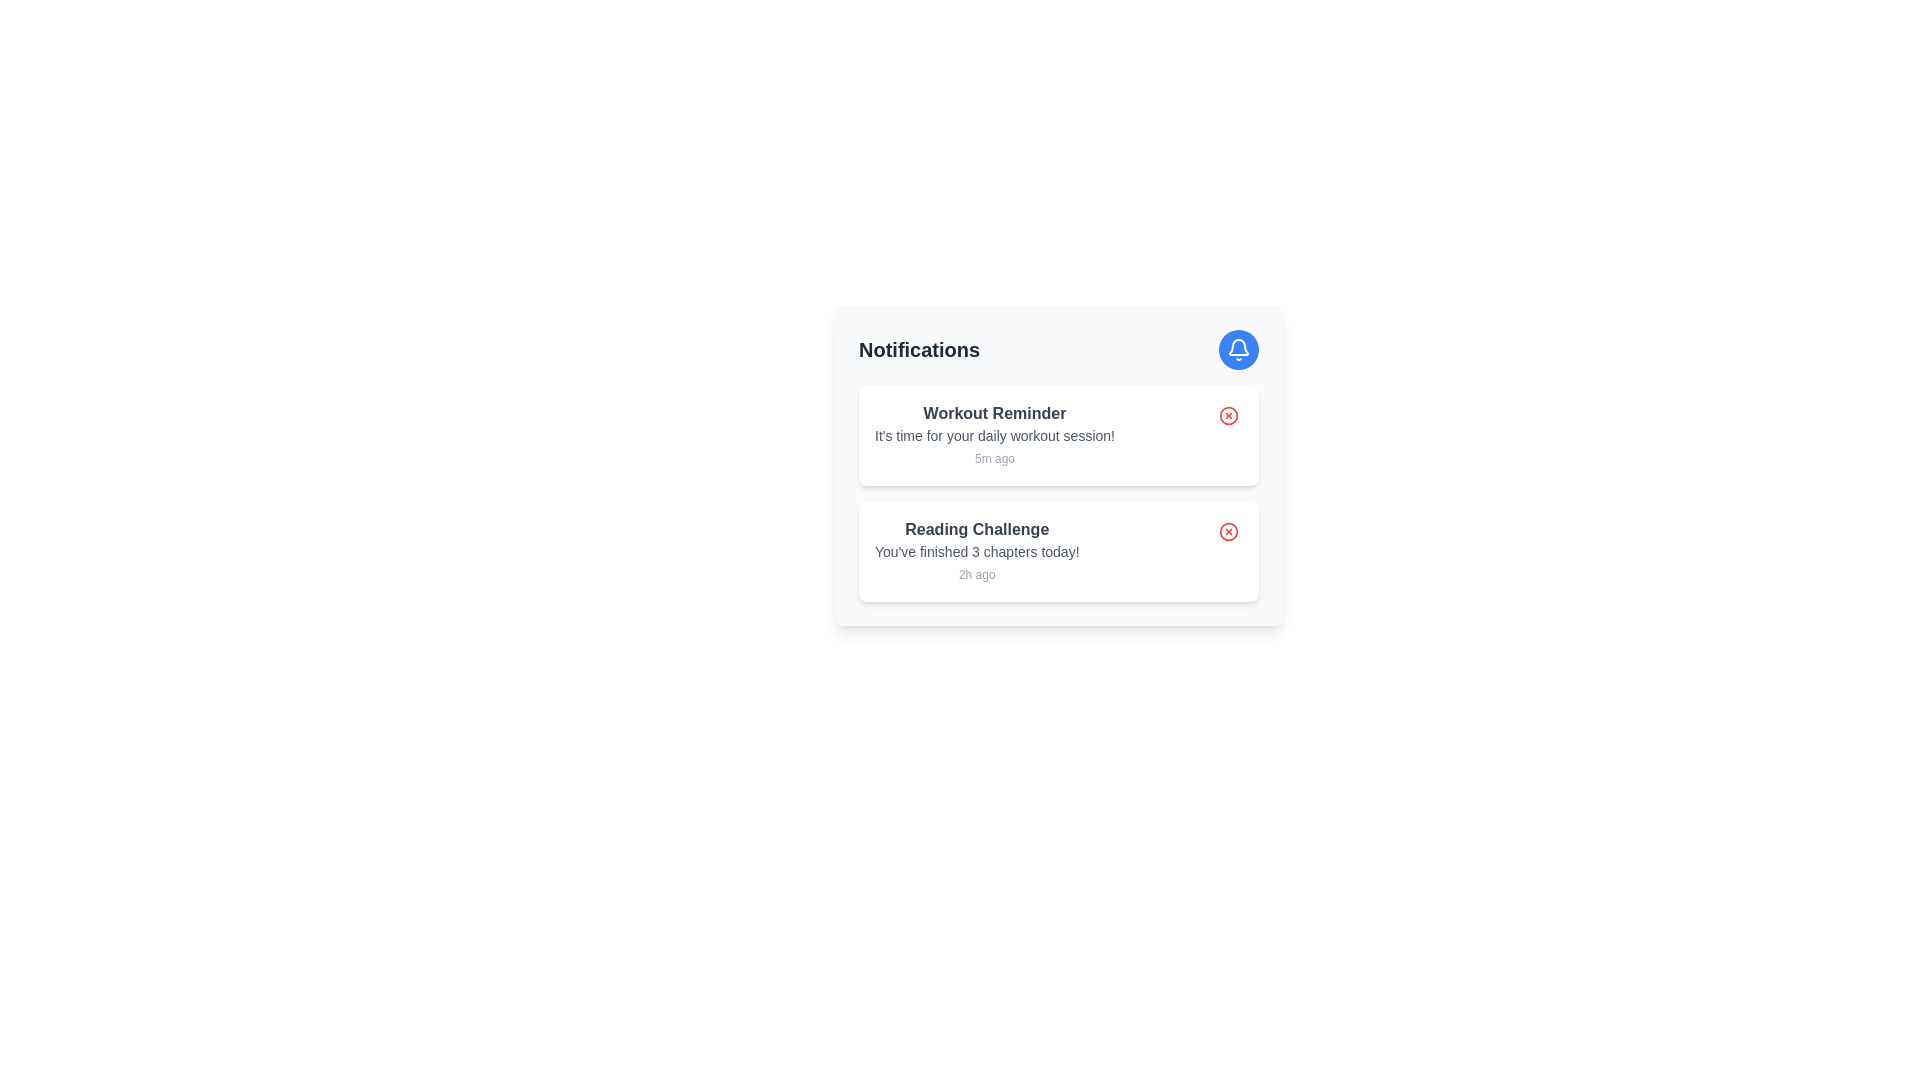 This screenshot has height=1080, width=1920. What do you see at coordinates (1227, 415) in the screenshot?
I see `the button in the top-right corner of the 'Workout Reminder' notification card` at bounding box center [1227, 415].